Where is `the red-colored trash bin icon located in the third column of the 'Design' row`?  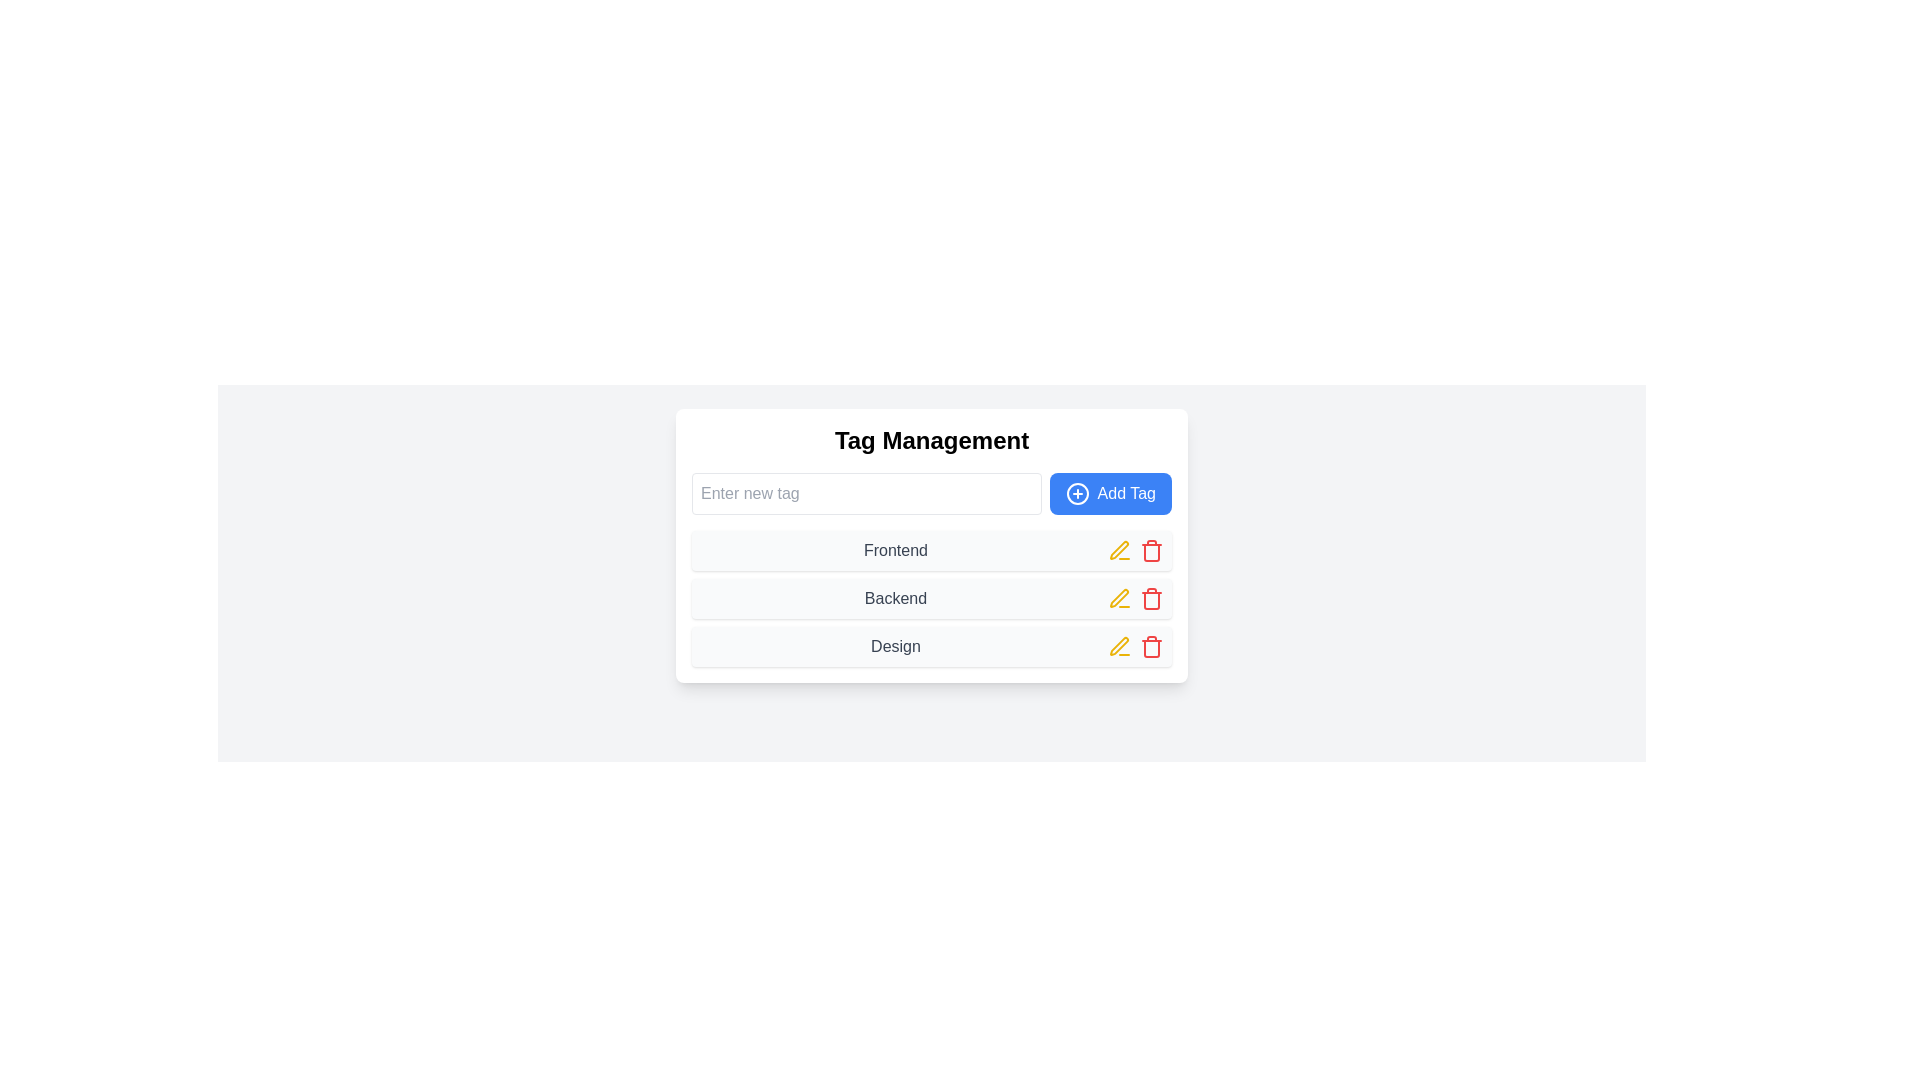 the red-colored trash bin icon located in the third column of the 'Design' row is located at coordinates (1152, 647).